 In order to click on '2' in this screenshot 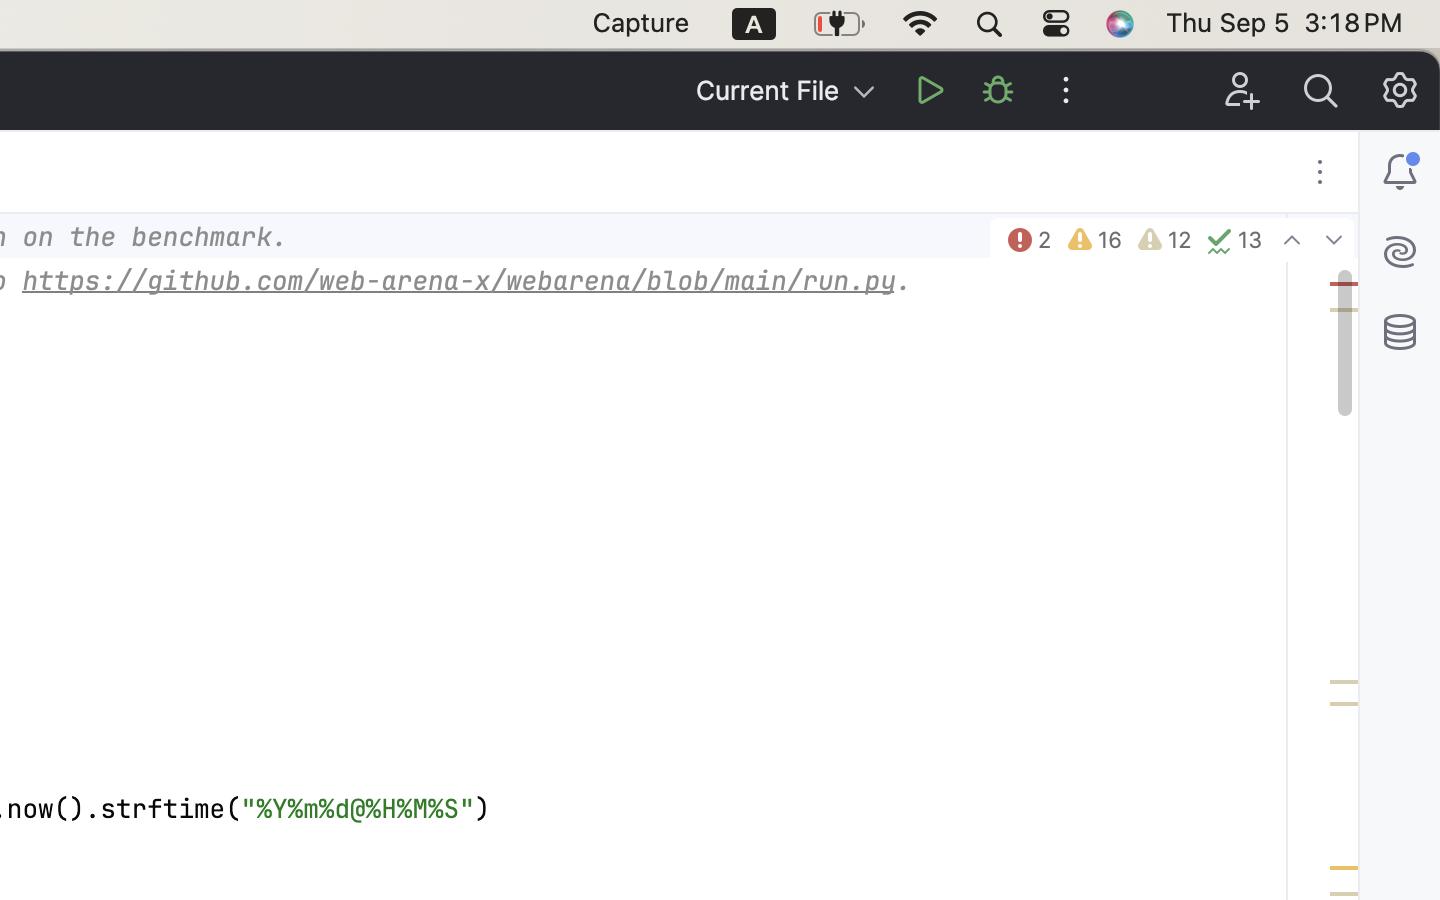, I will do `click(1028, 239)`.